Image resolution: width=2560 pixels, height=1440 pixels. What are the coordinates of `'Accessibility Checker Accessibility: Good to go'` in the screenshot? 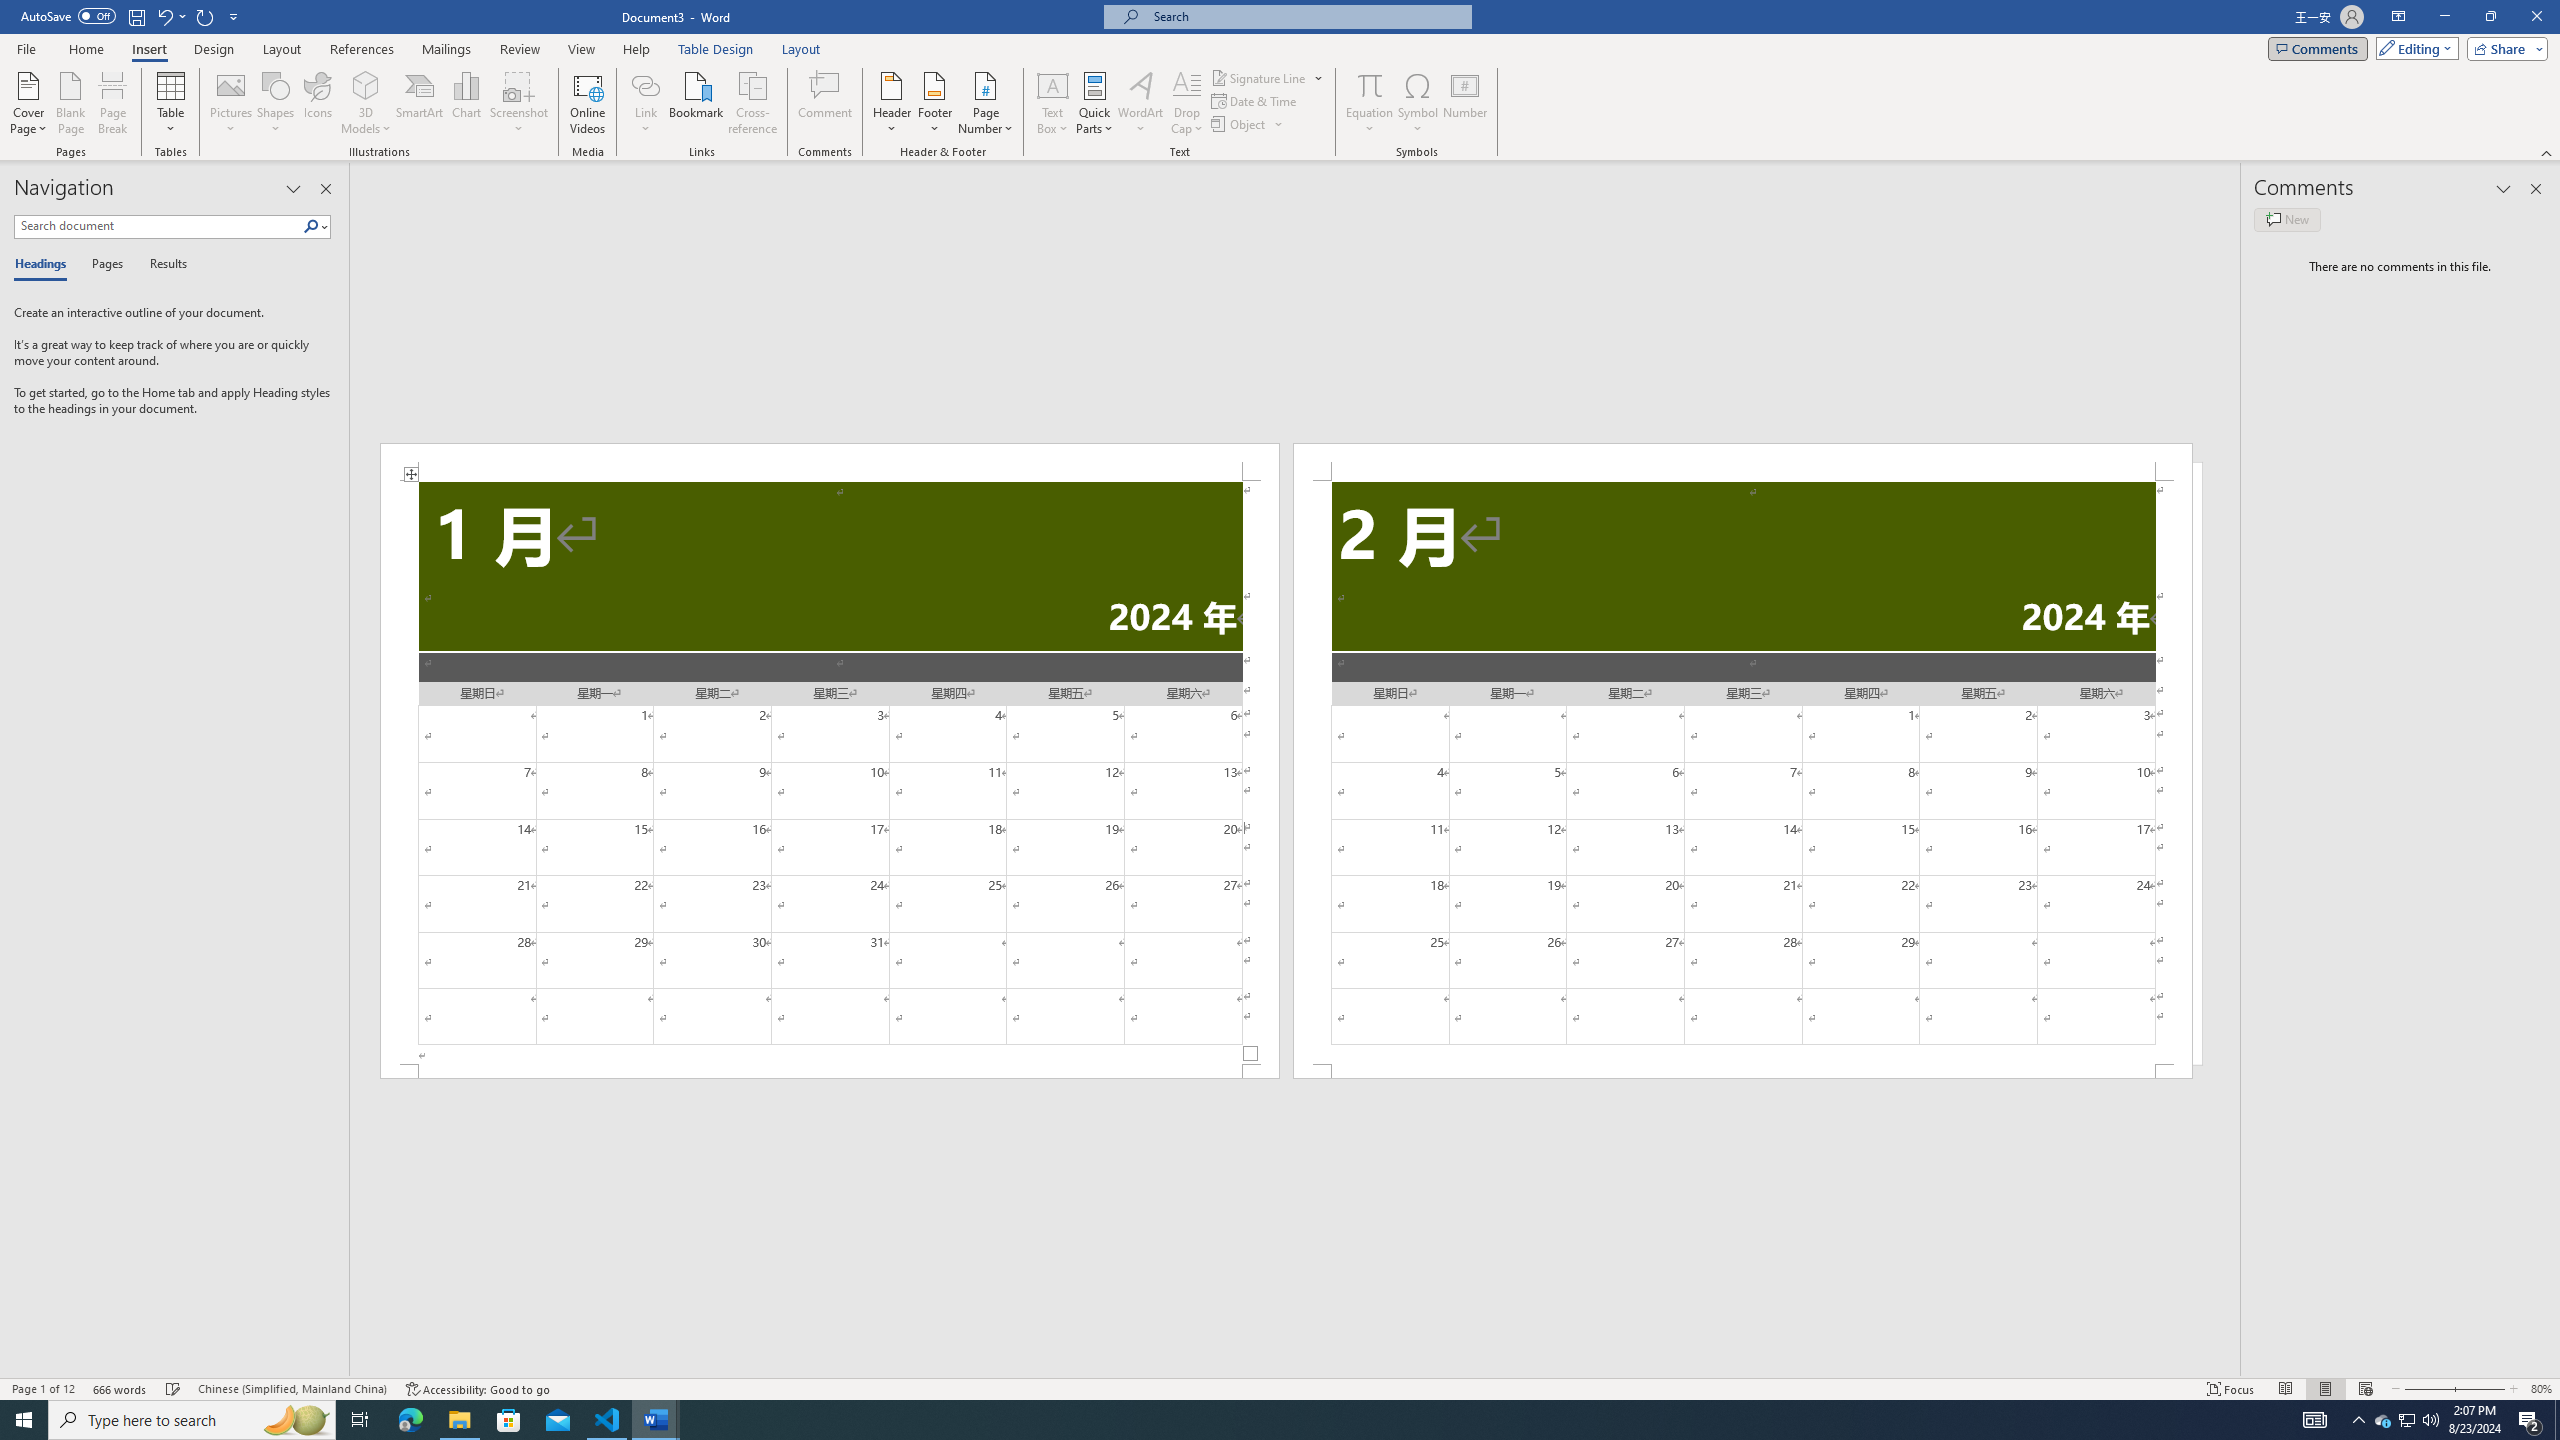 It's located at (476, 1389).